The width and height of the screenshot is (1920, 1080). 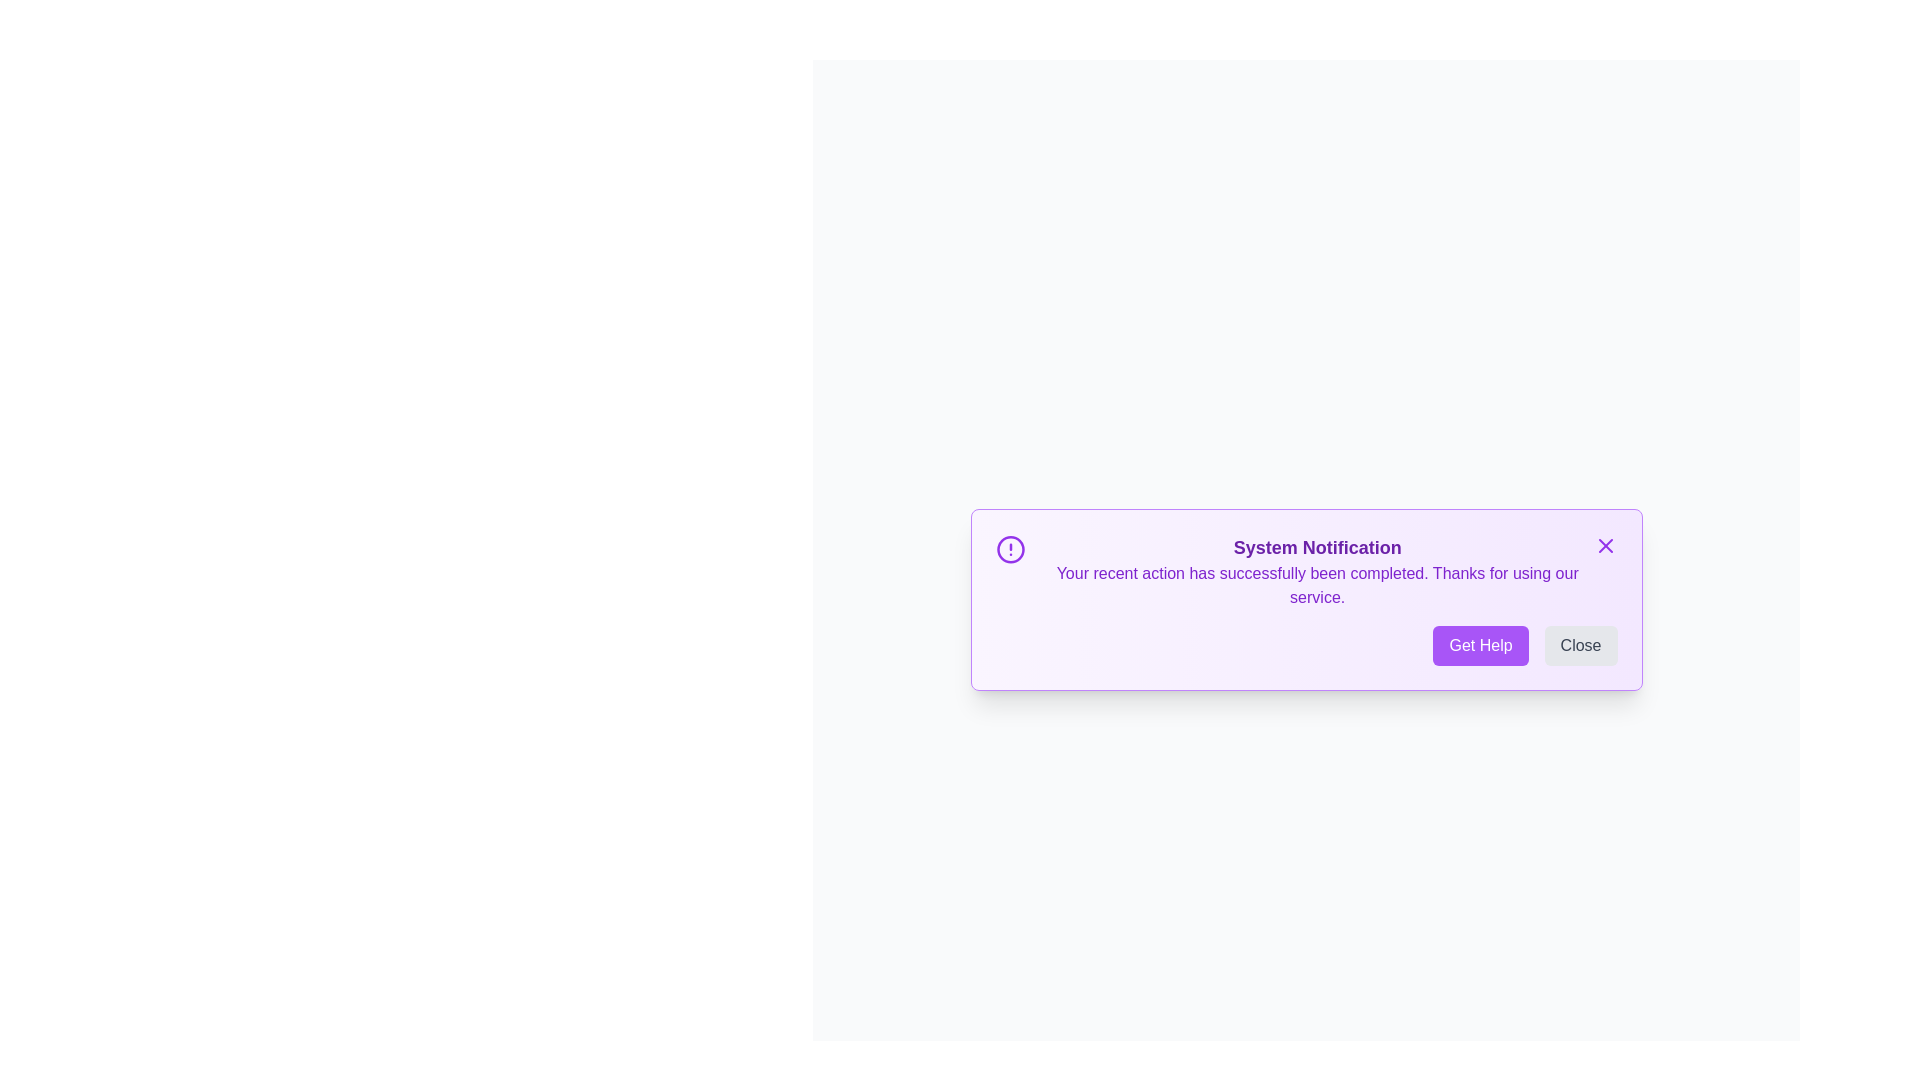 I want to click on success confirmation message located in the bottom section of the notification card, directly below the heading 'System Notification', so click(x=1317, y=585).